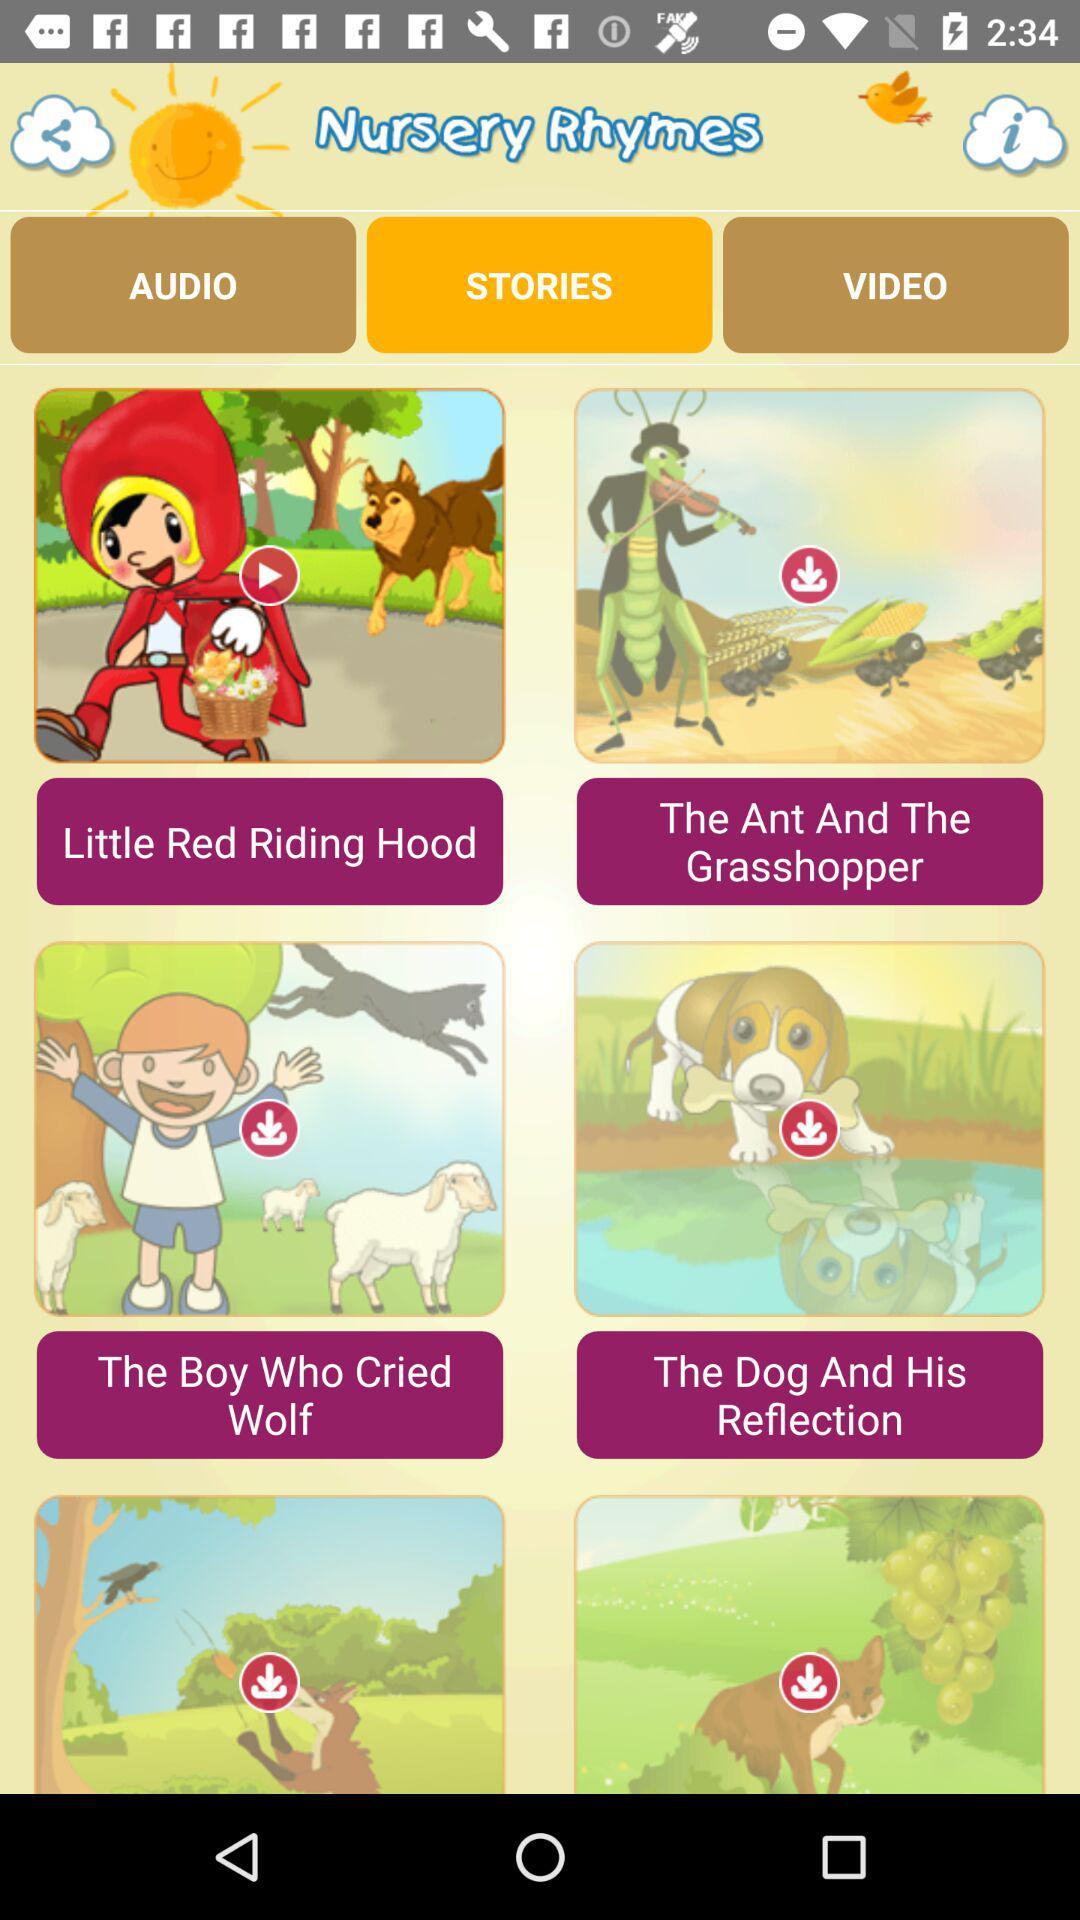 This screenshot has height=1920, width=1080. What do you see at coordinates (62, 135) in the screenshot?
I see `share the article` at bounding box center [62, 135].